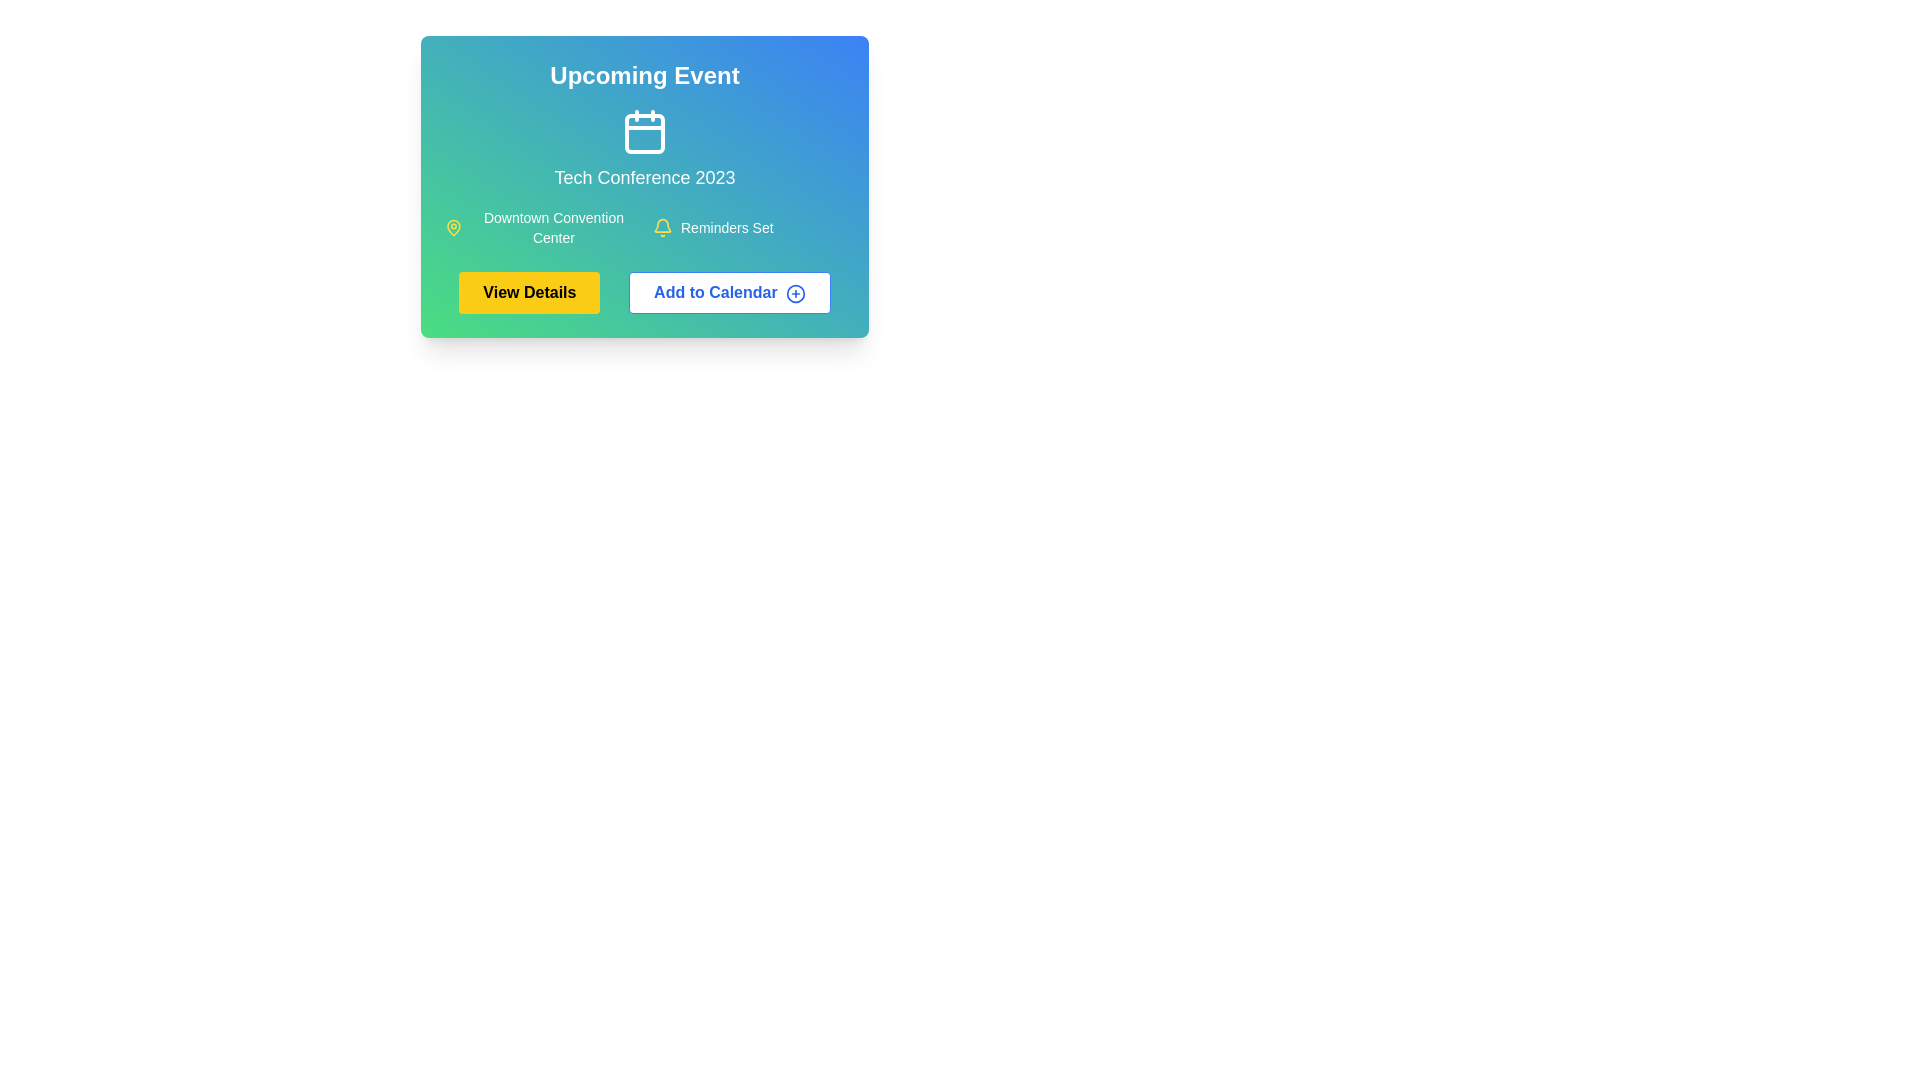 Image resolution: width=1920 pixels, height=1080 pixels. I want to click on the header text label indicating the purpose or theme of the card's information, located at the top-center of the gradient card, directly above the calendar icon and the text 'Tech Conference 2023', so click(644, 75).